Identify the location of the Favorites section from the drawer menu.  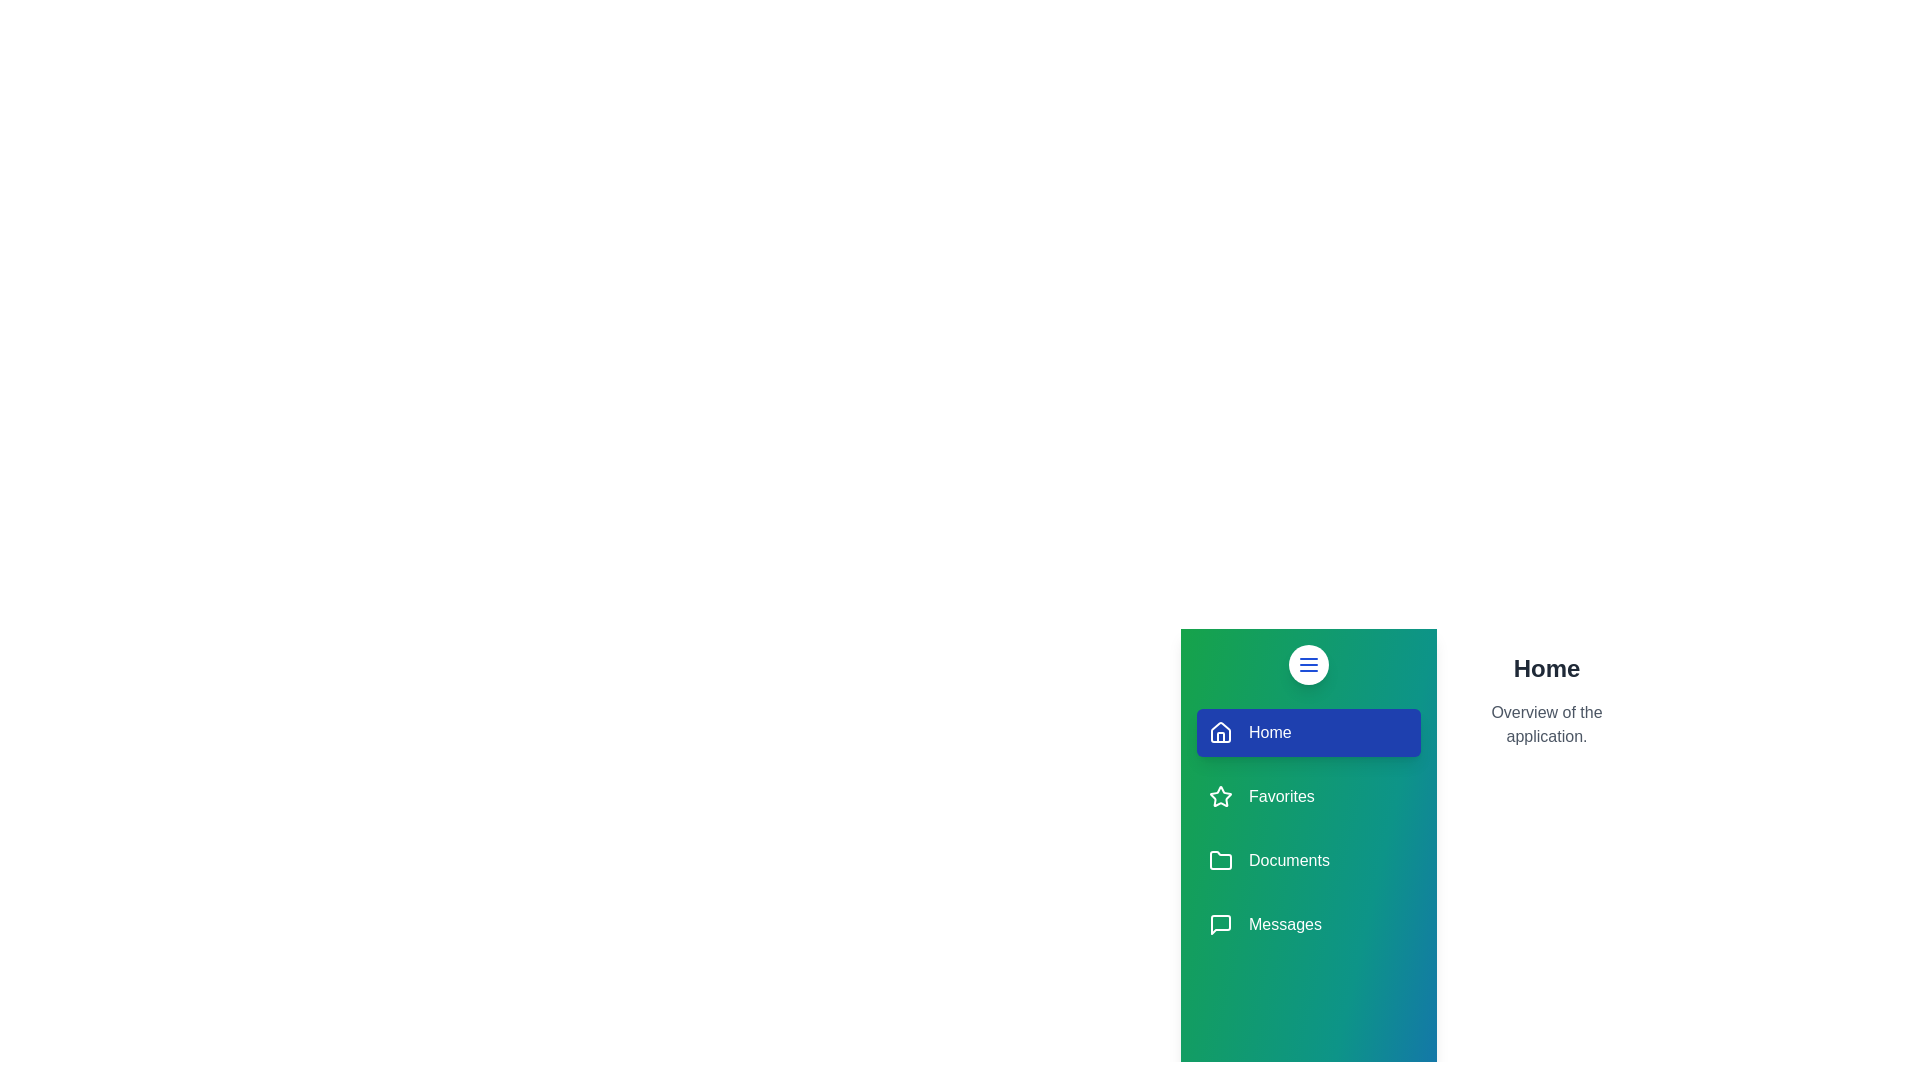
(1309, 796).